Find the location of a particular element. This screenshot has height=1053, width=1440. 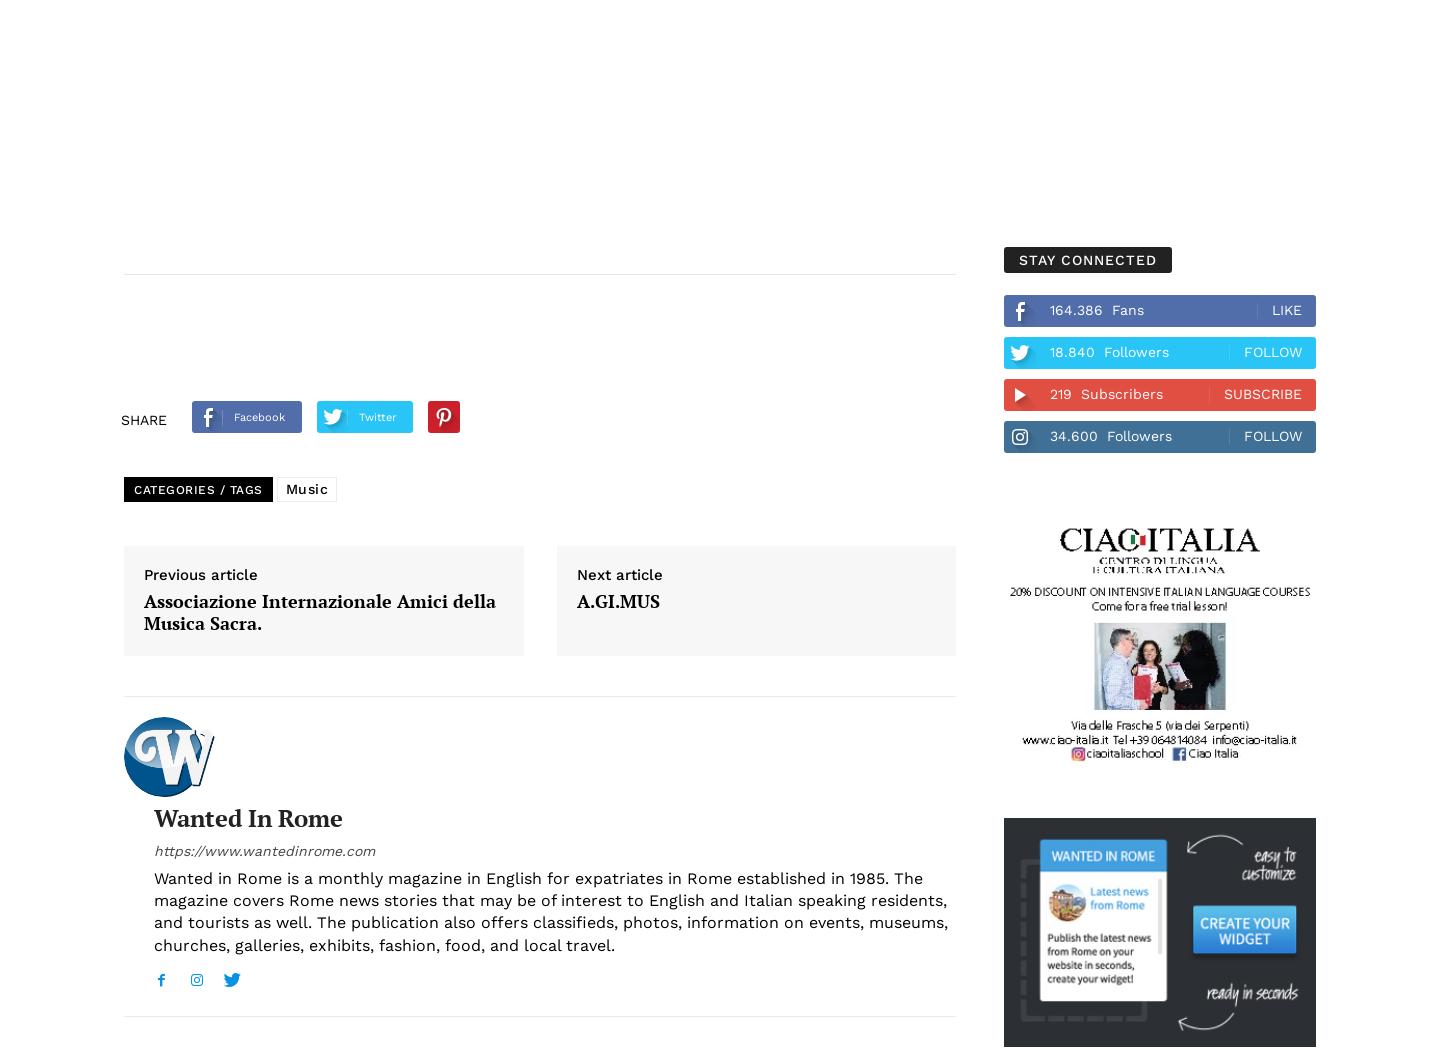

'Twitter' is located at coordinates (376, 417).